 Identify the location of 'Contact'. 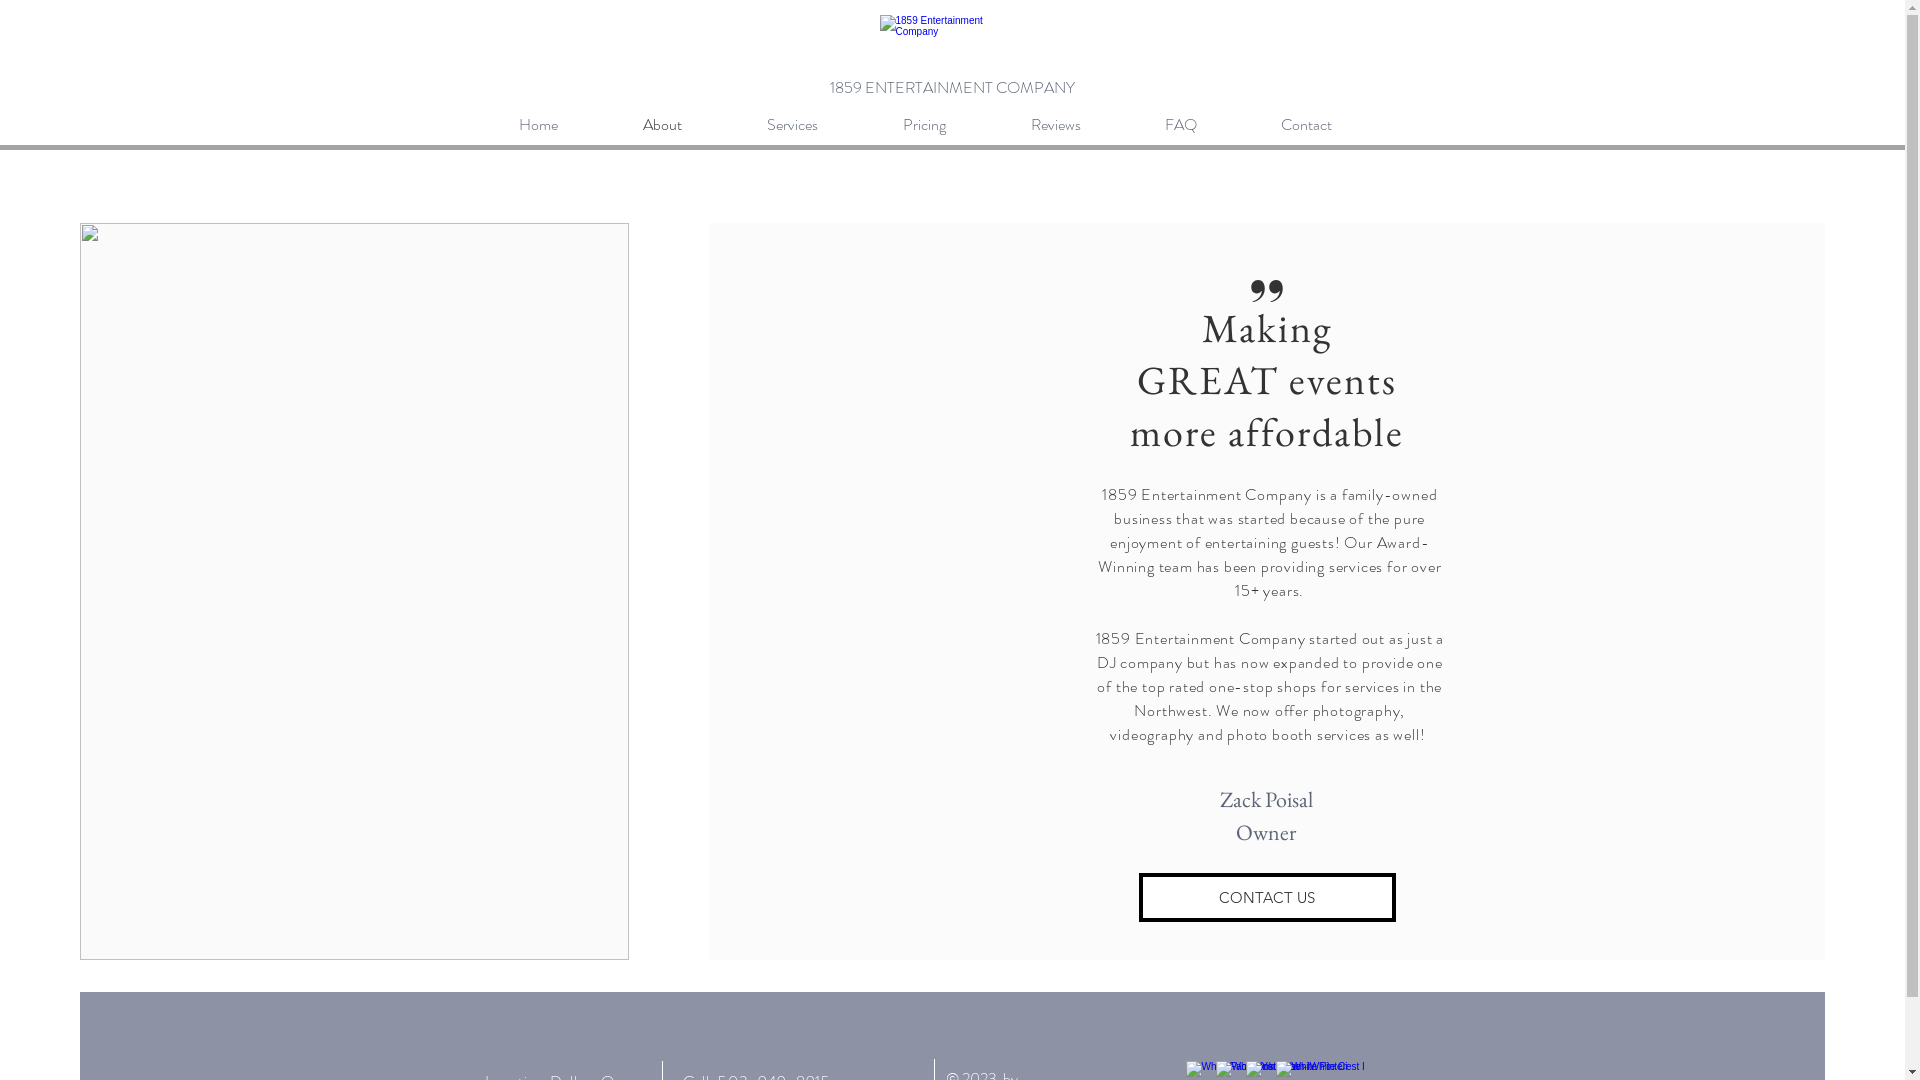
(1333, 124).